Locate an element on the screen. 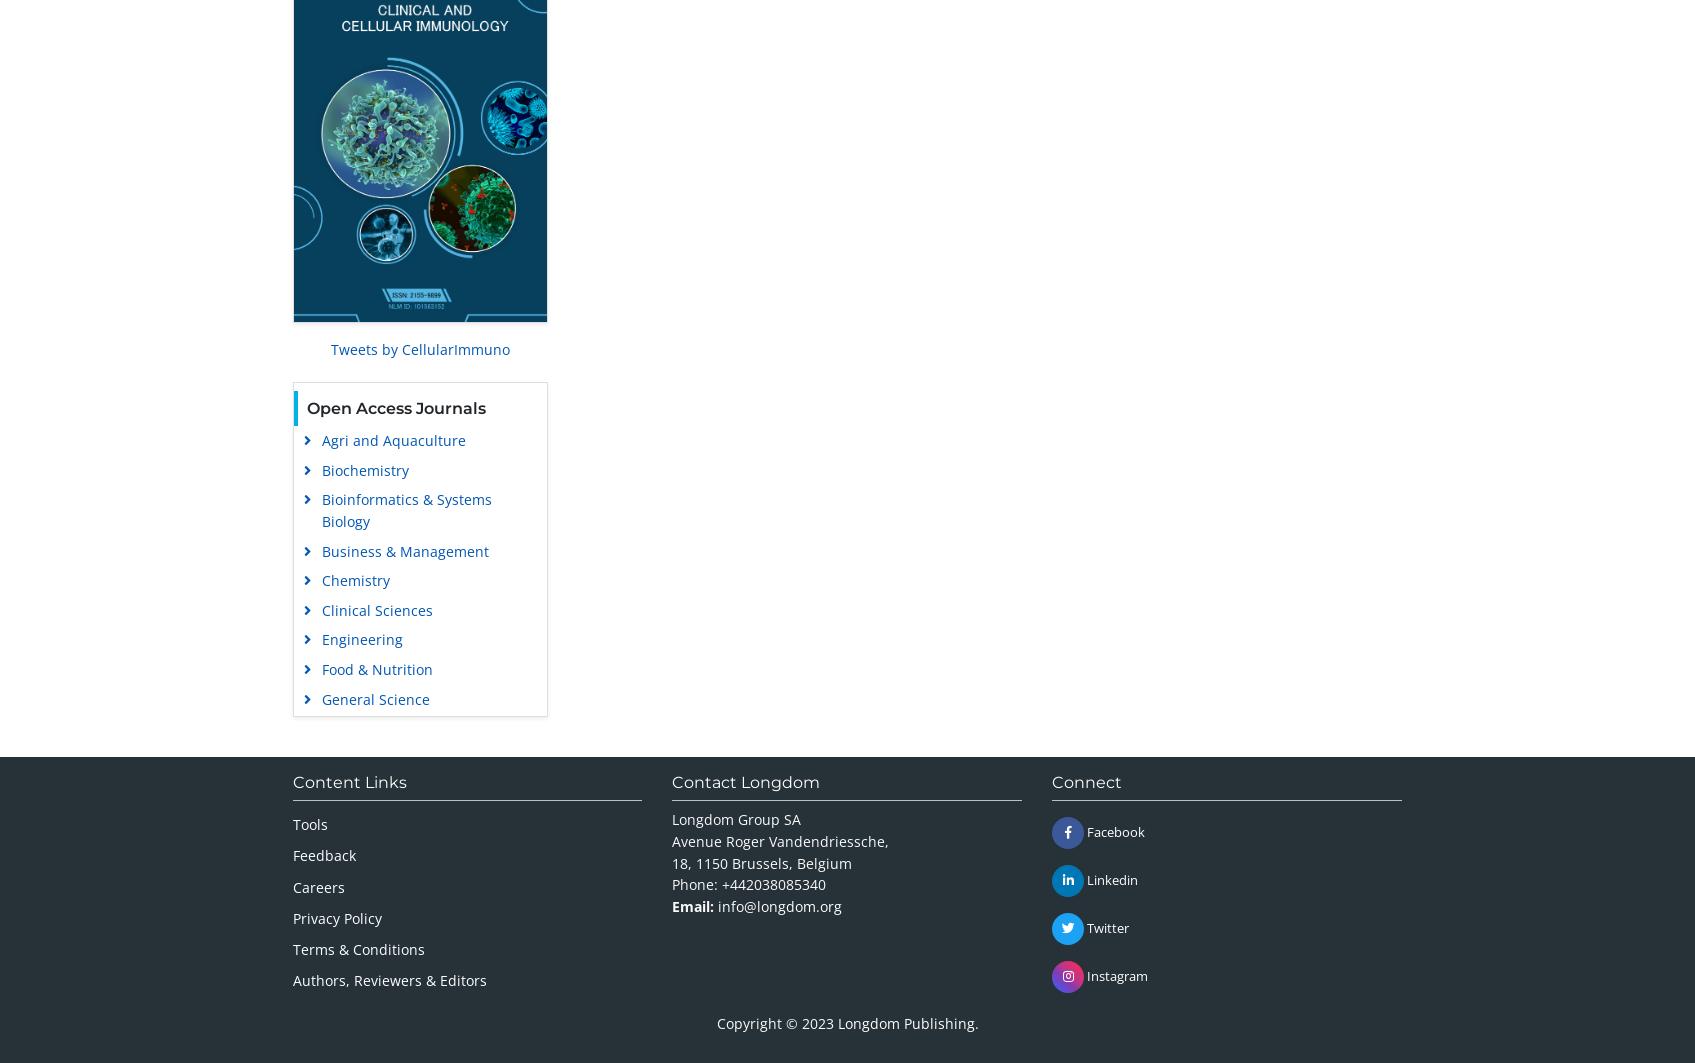  '18, 1150 Brussels, Belgium' is located at coordinates (672, 861).